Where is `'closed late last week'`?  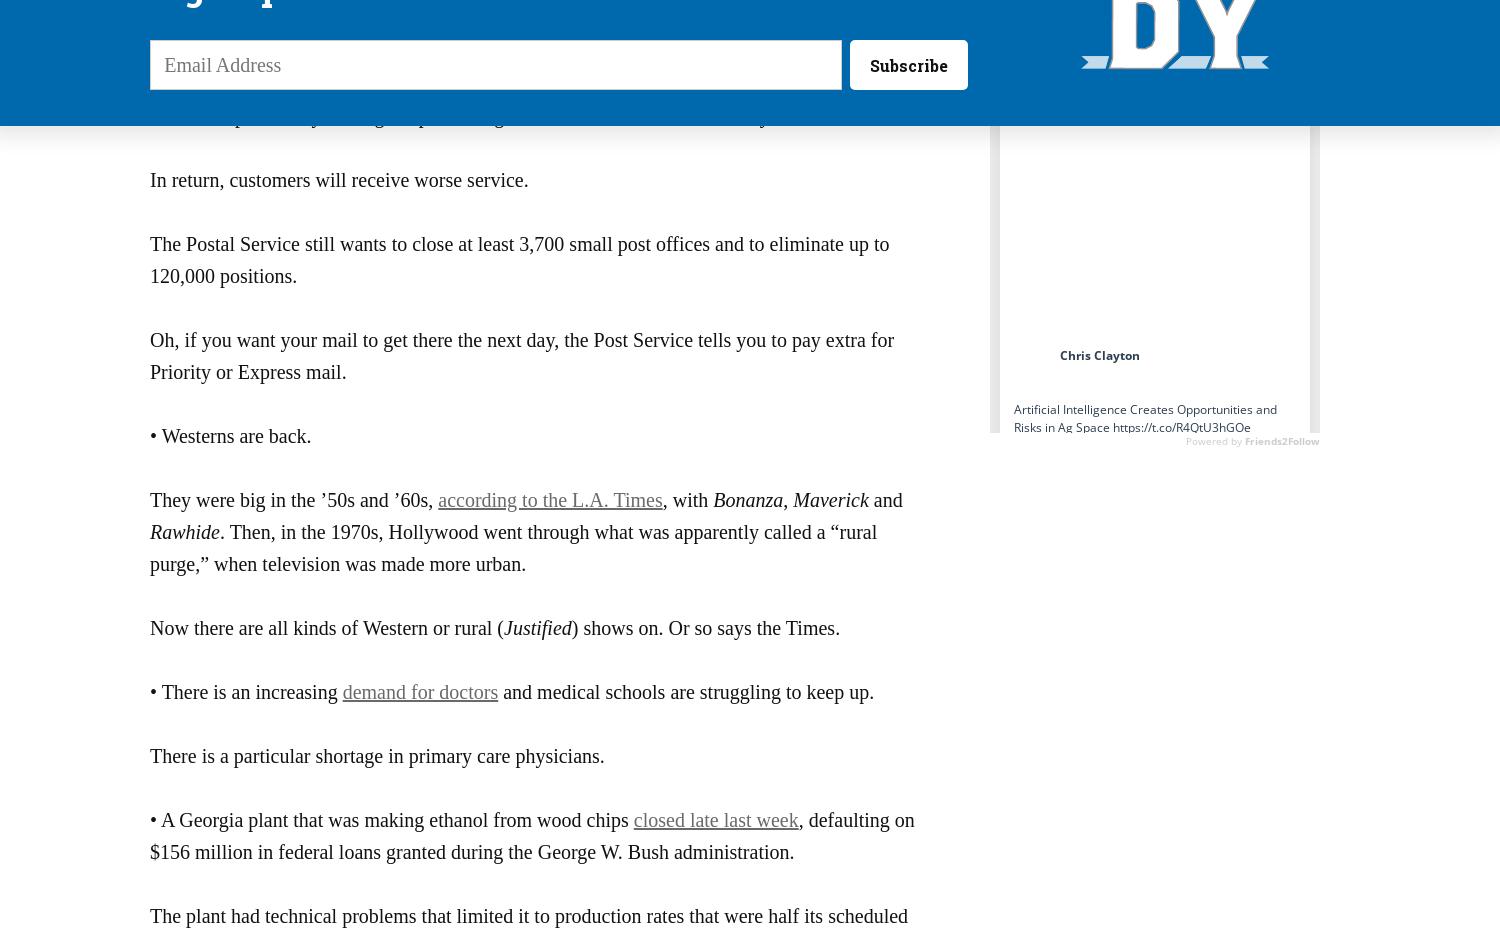
'closed late last week' is located at coordinates (633, 818).